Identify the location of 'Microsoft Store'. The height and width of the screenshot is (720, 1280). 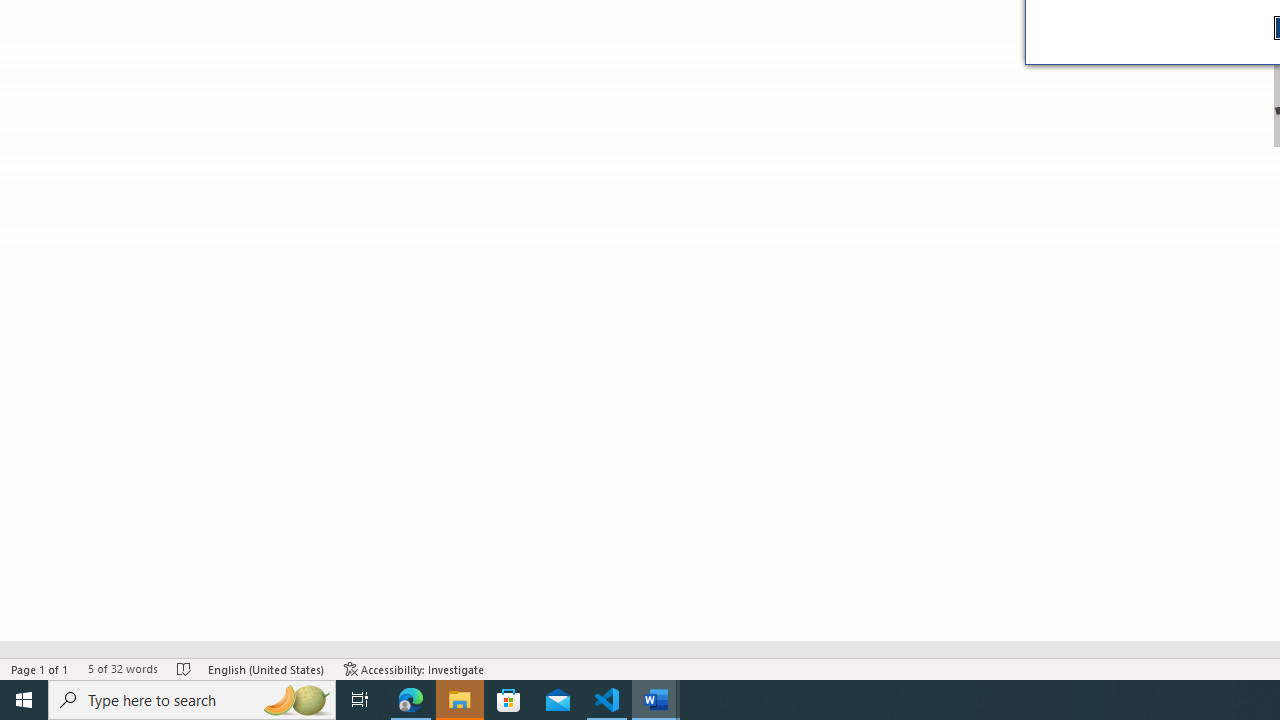
(509, 698).